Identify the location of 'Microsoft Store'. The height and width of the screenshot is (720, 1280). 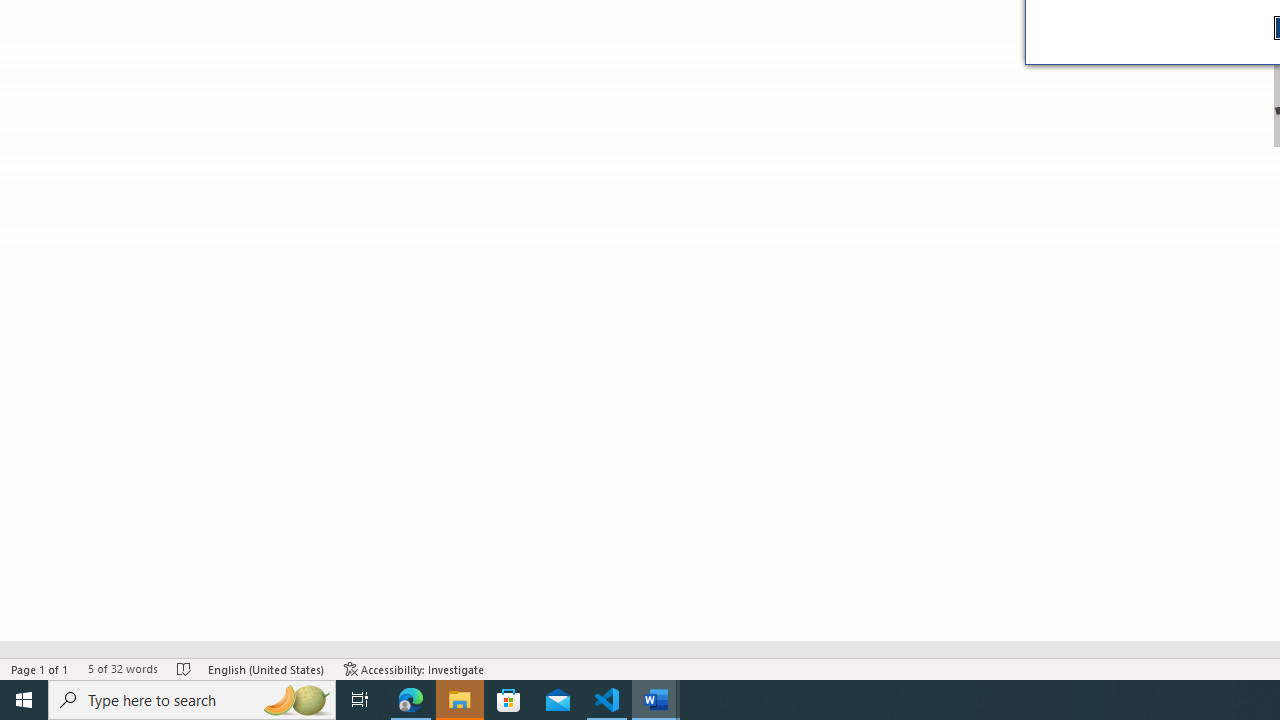
(509, 698).